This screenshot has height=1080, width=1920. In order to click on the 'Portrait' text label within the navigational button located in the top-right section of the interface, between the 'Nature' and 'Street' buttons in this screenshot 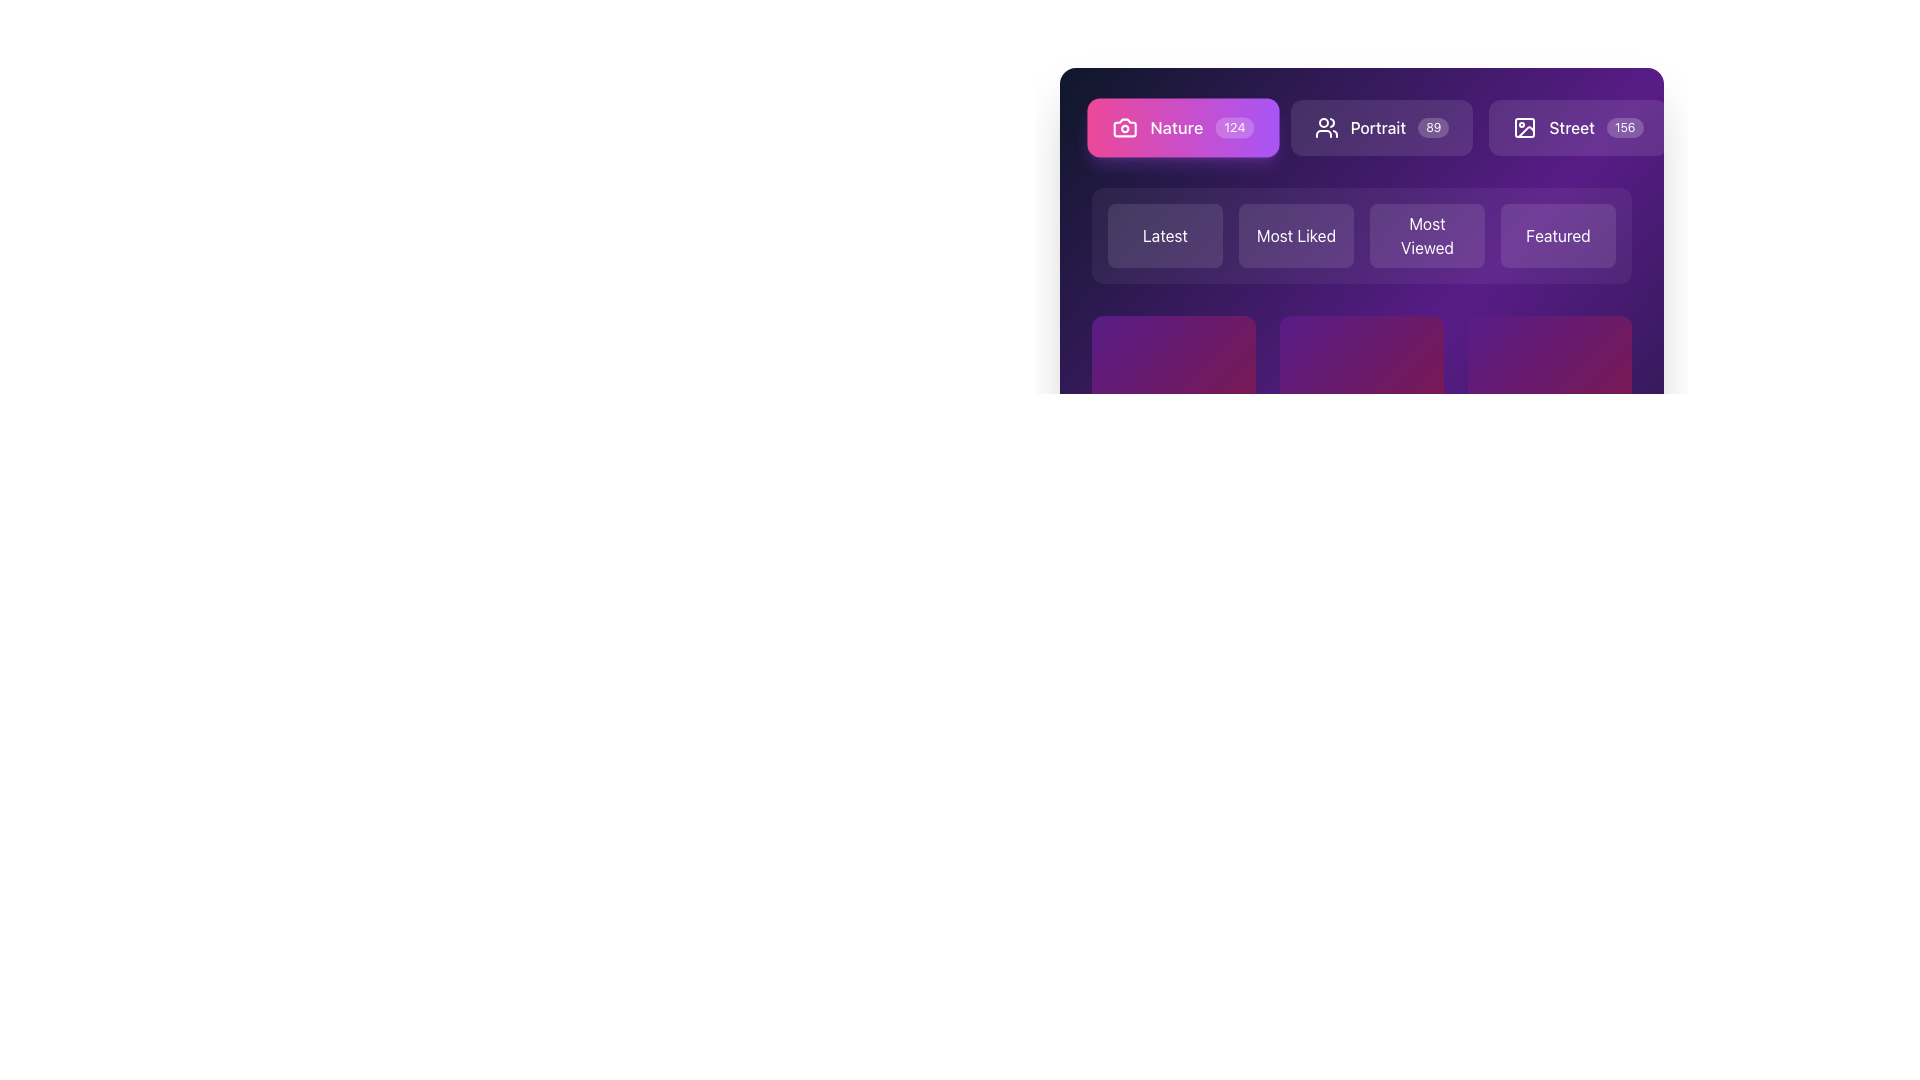, I will do `click(1376, 127)`.